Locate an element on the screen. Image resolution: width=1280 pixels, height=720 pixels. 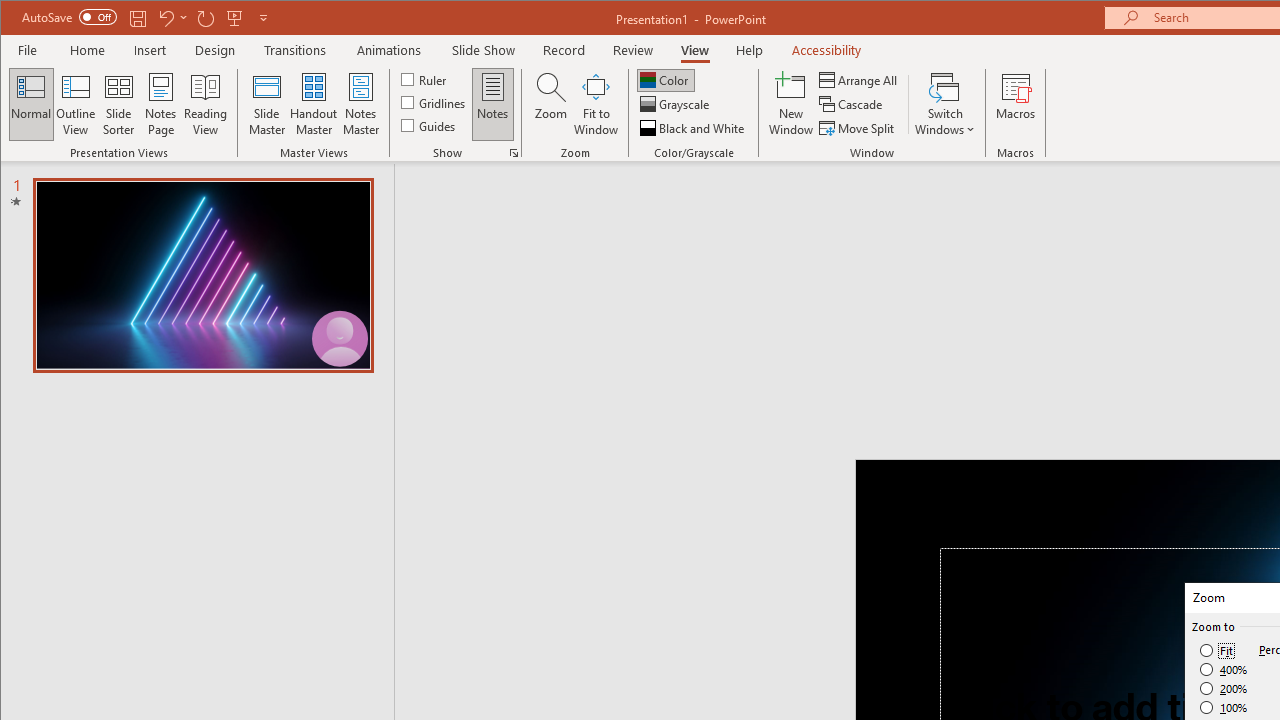
'Grid Settings...' is located at coordinates (513, 152).